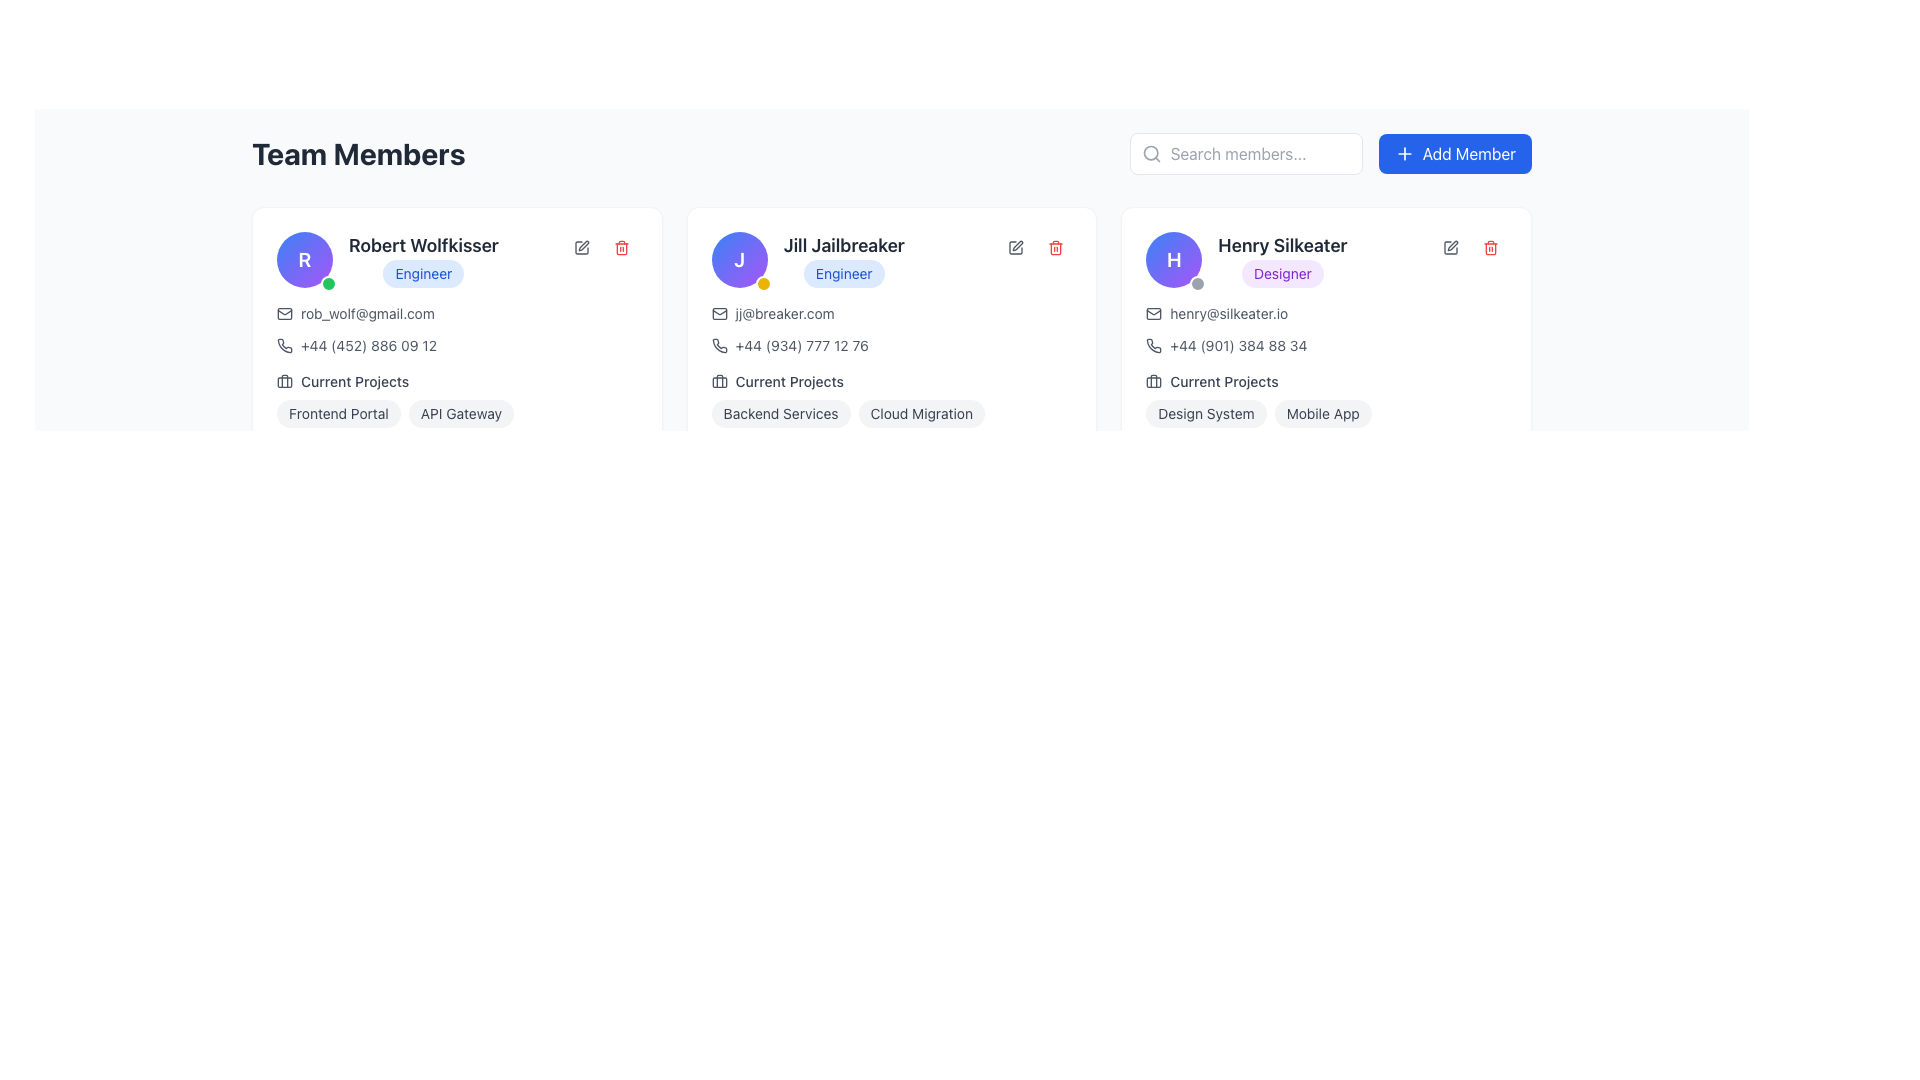 This screenshot has height=1080, width=1920. I want to click on the text display element that shows 'Robert Wolfkisser' with a badge labeled 'Engineer', located in the first card of the 'Team Members' section, so click(422, 258).